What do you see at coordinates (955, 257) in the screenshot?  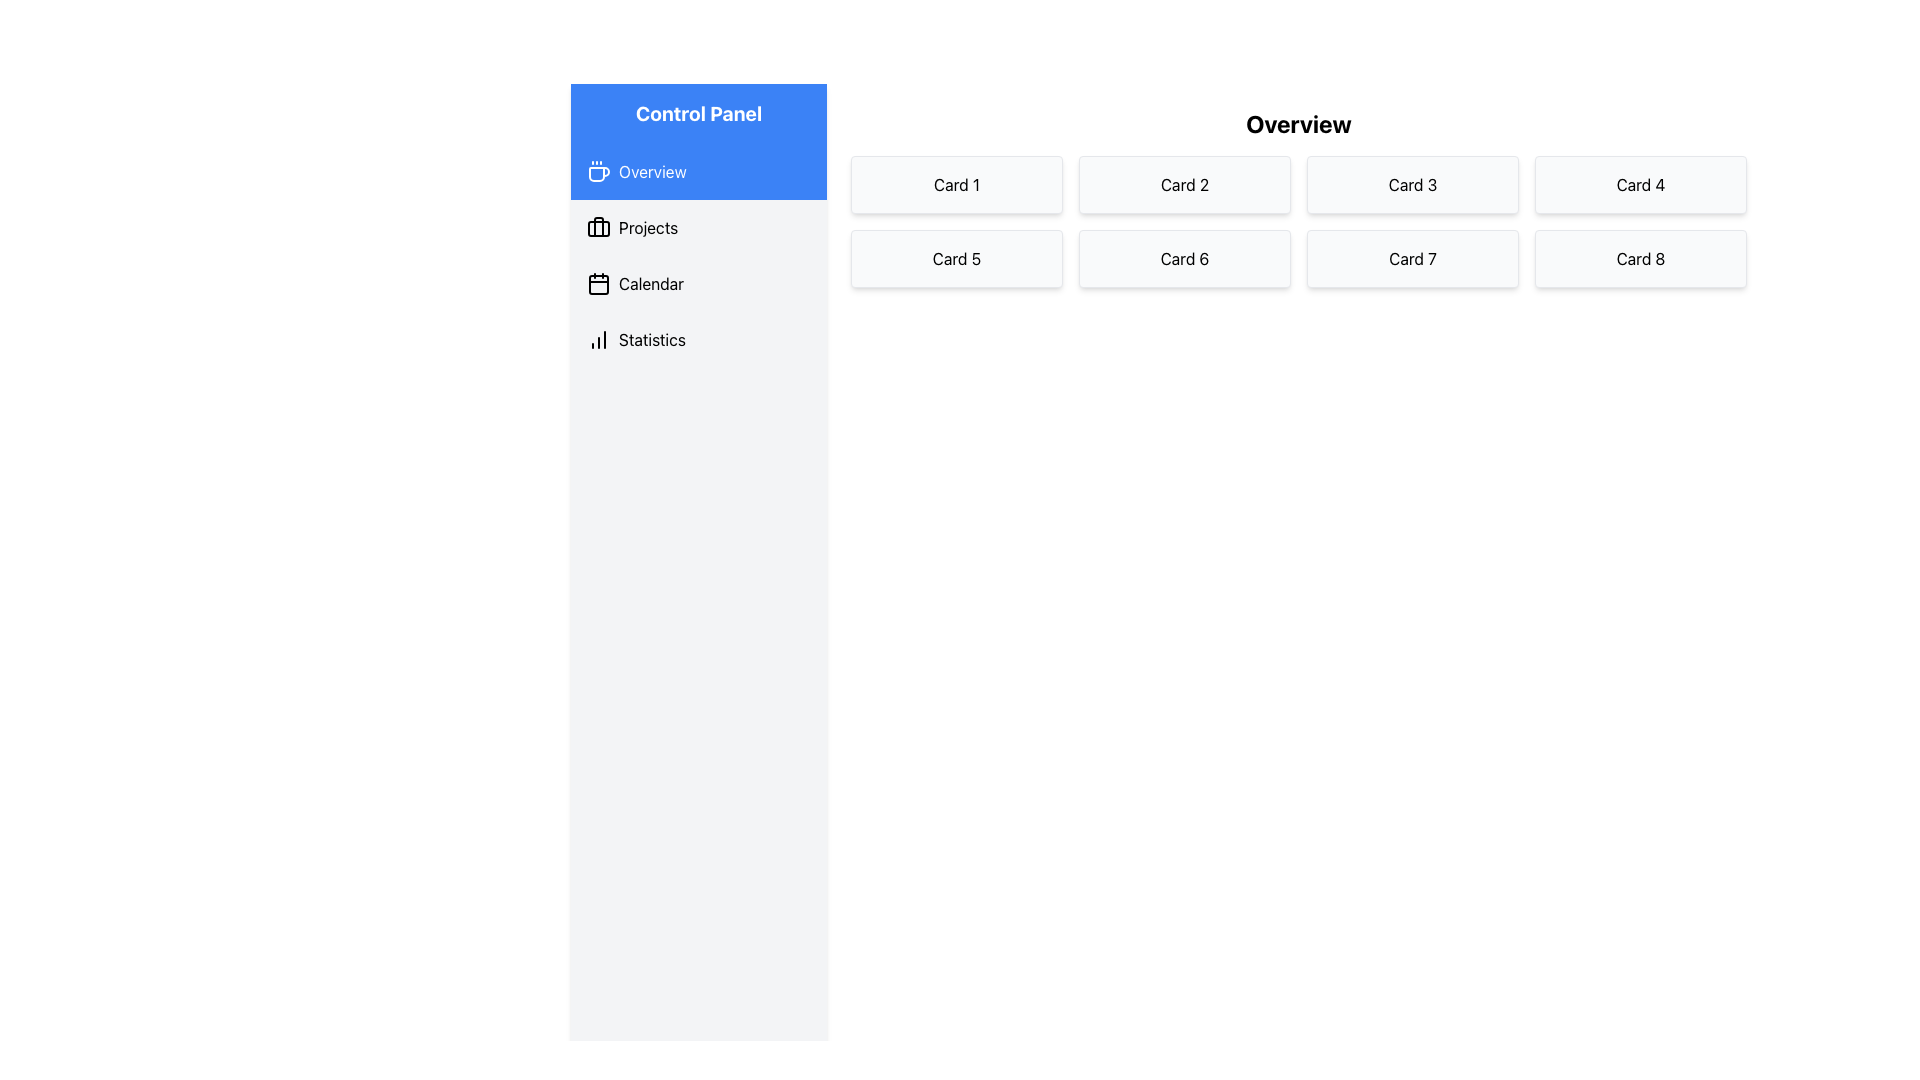 I see `the descriptive label located in the second row and first column of the grid layout, which identifies the card or category it represents` at bounding box center [955, 257].